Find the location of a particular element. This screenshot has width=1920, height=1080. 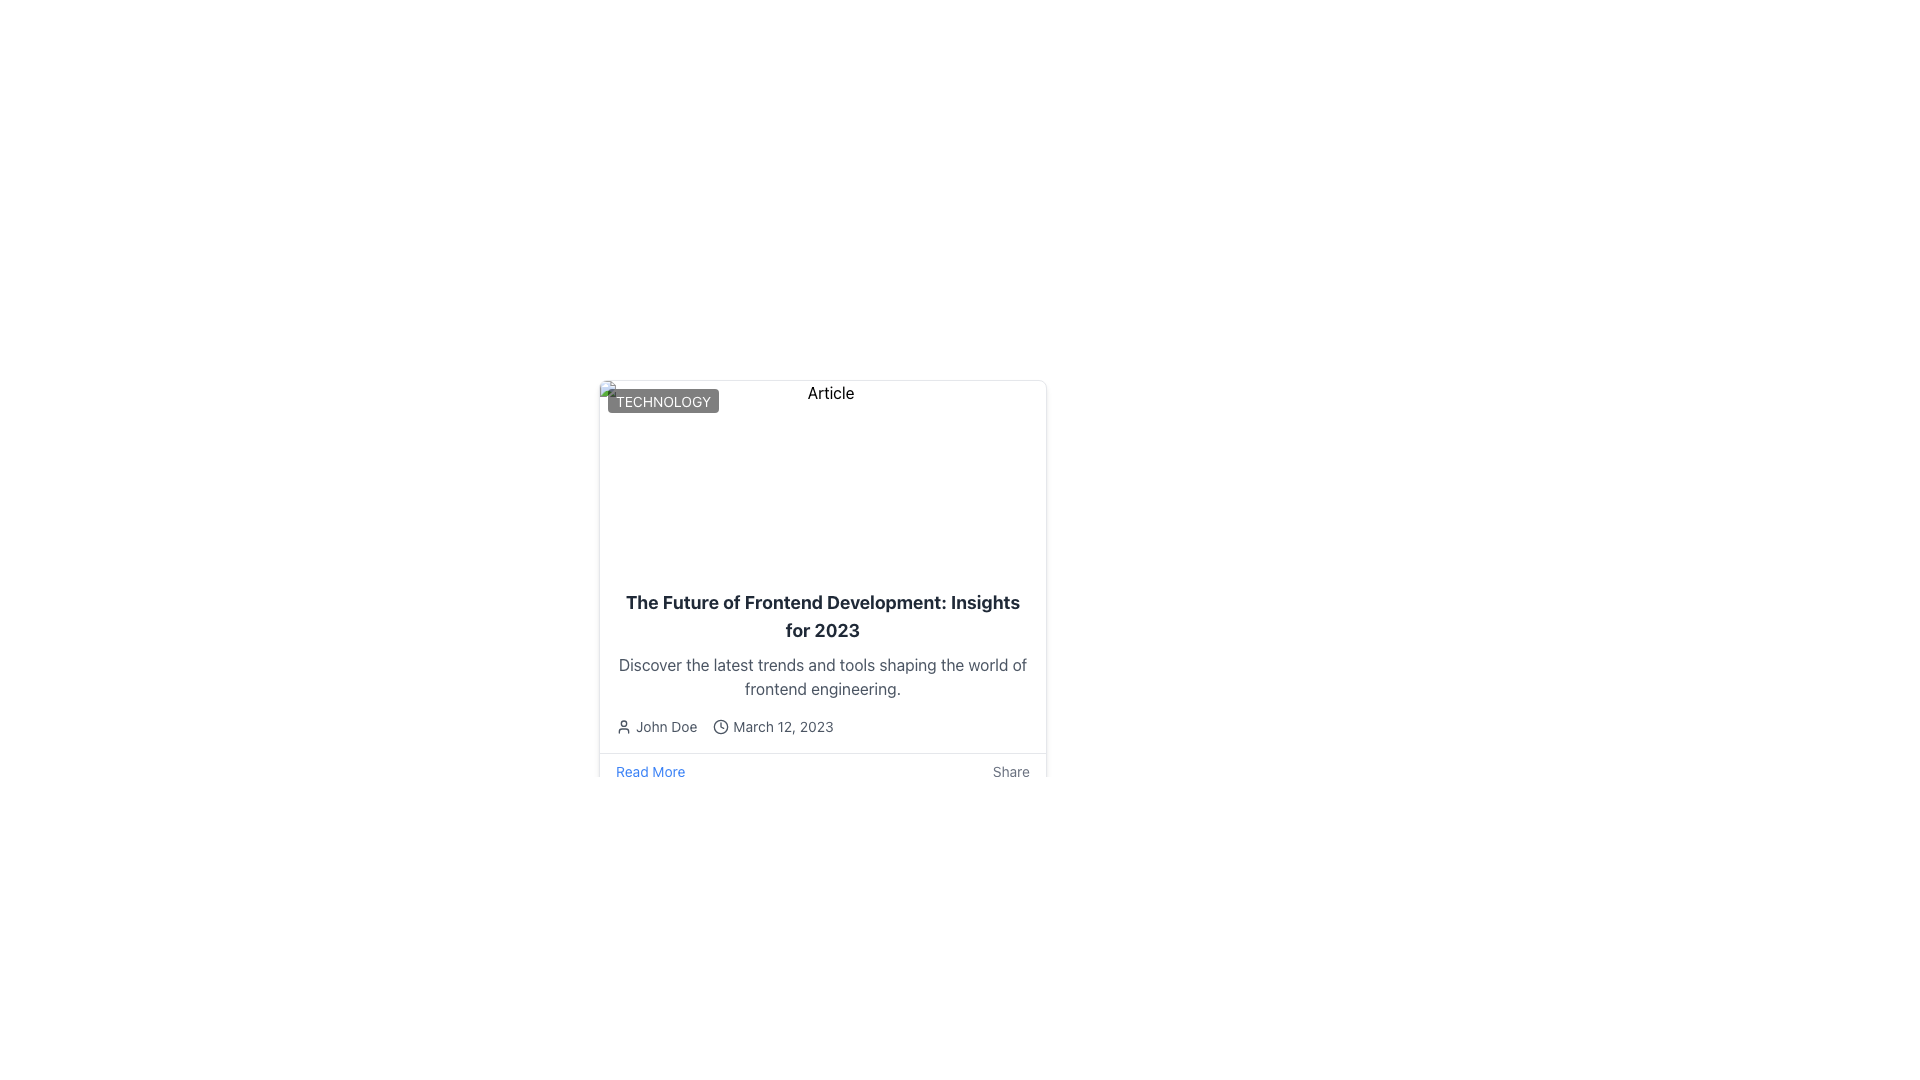

the text label styled as a tag with the uppercase text 'TECHNOLOGY' on a black rounded rectangle background is located at coordinates (663, 401).